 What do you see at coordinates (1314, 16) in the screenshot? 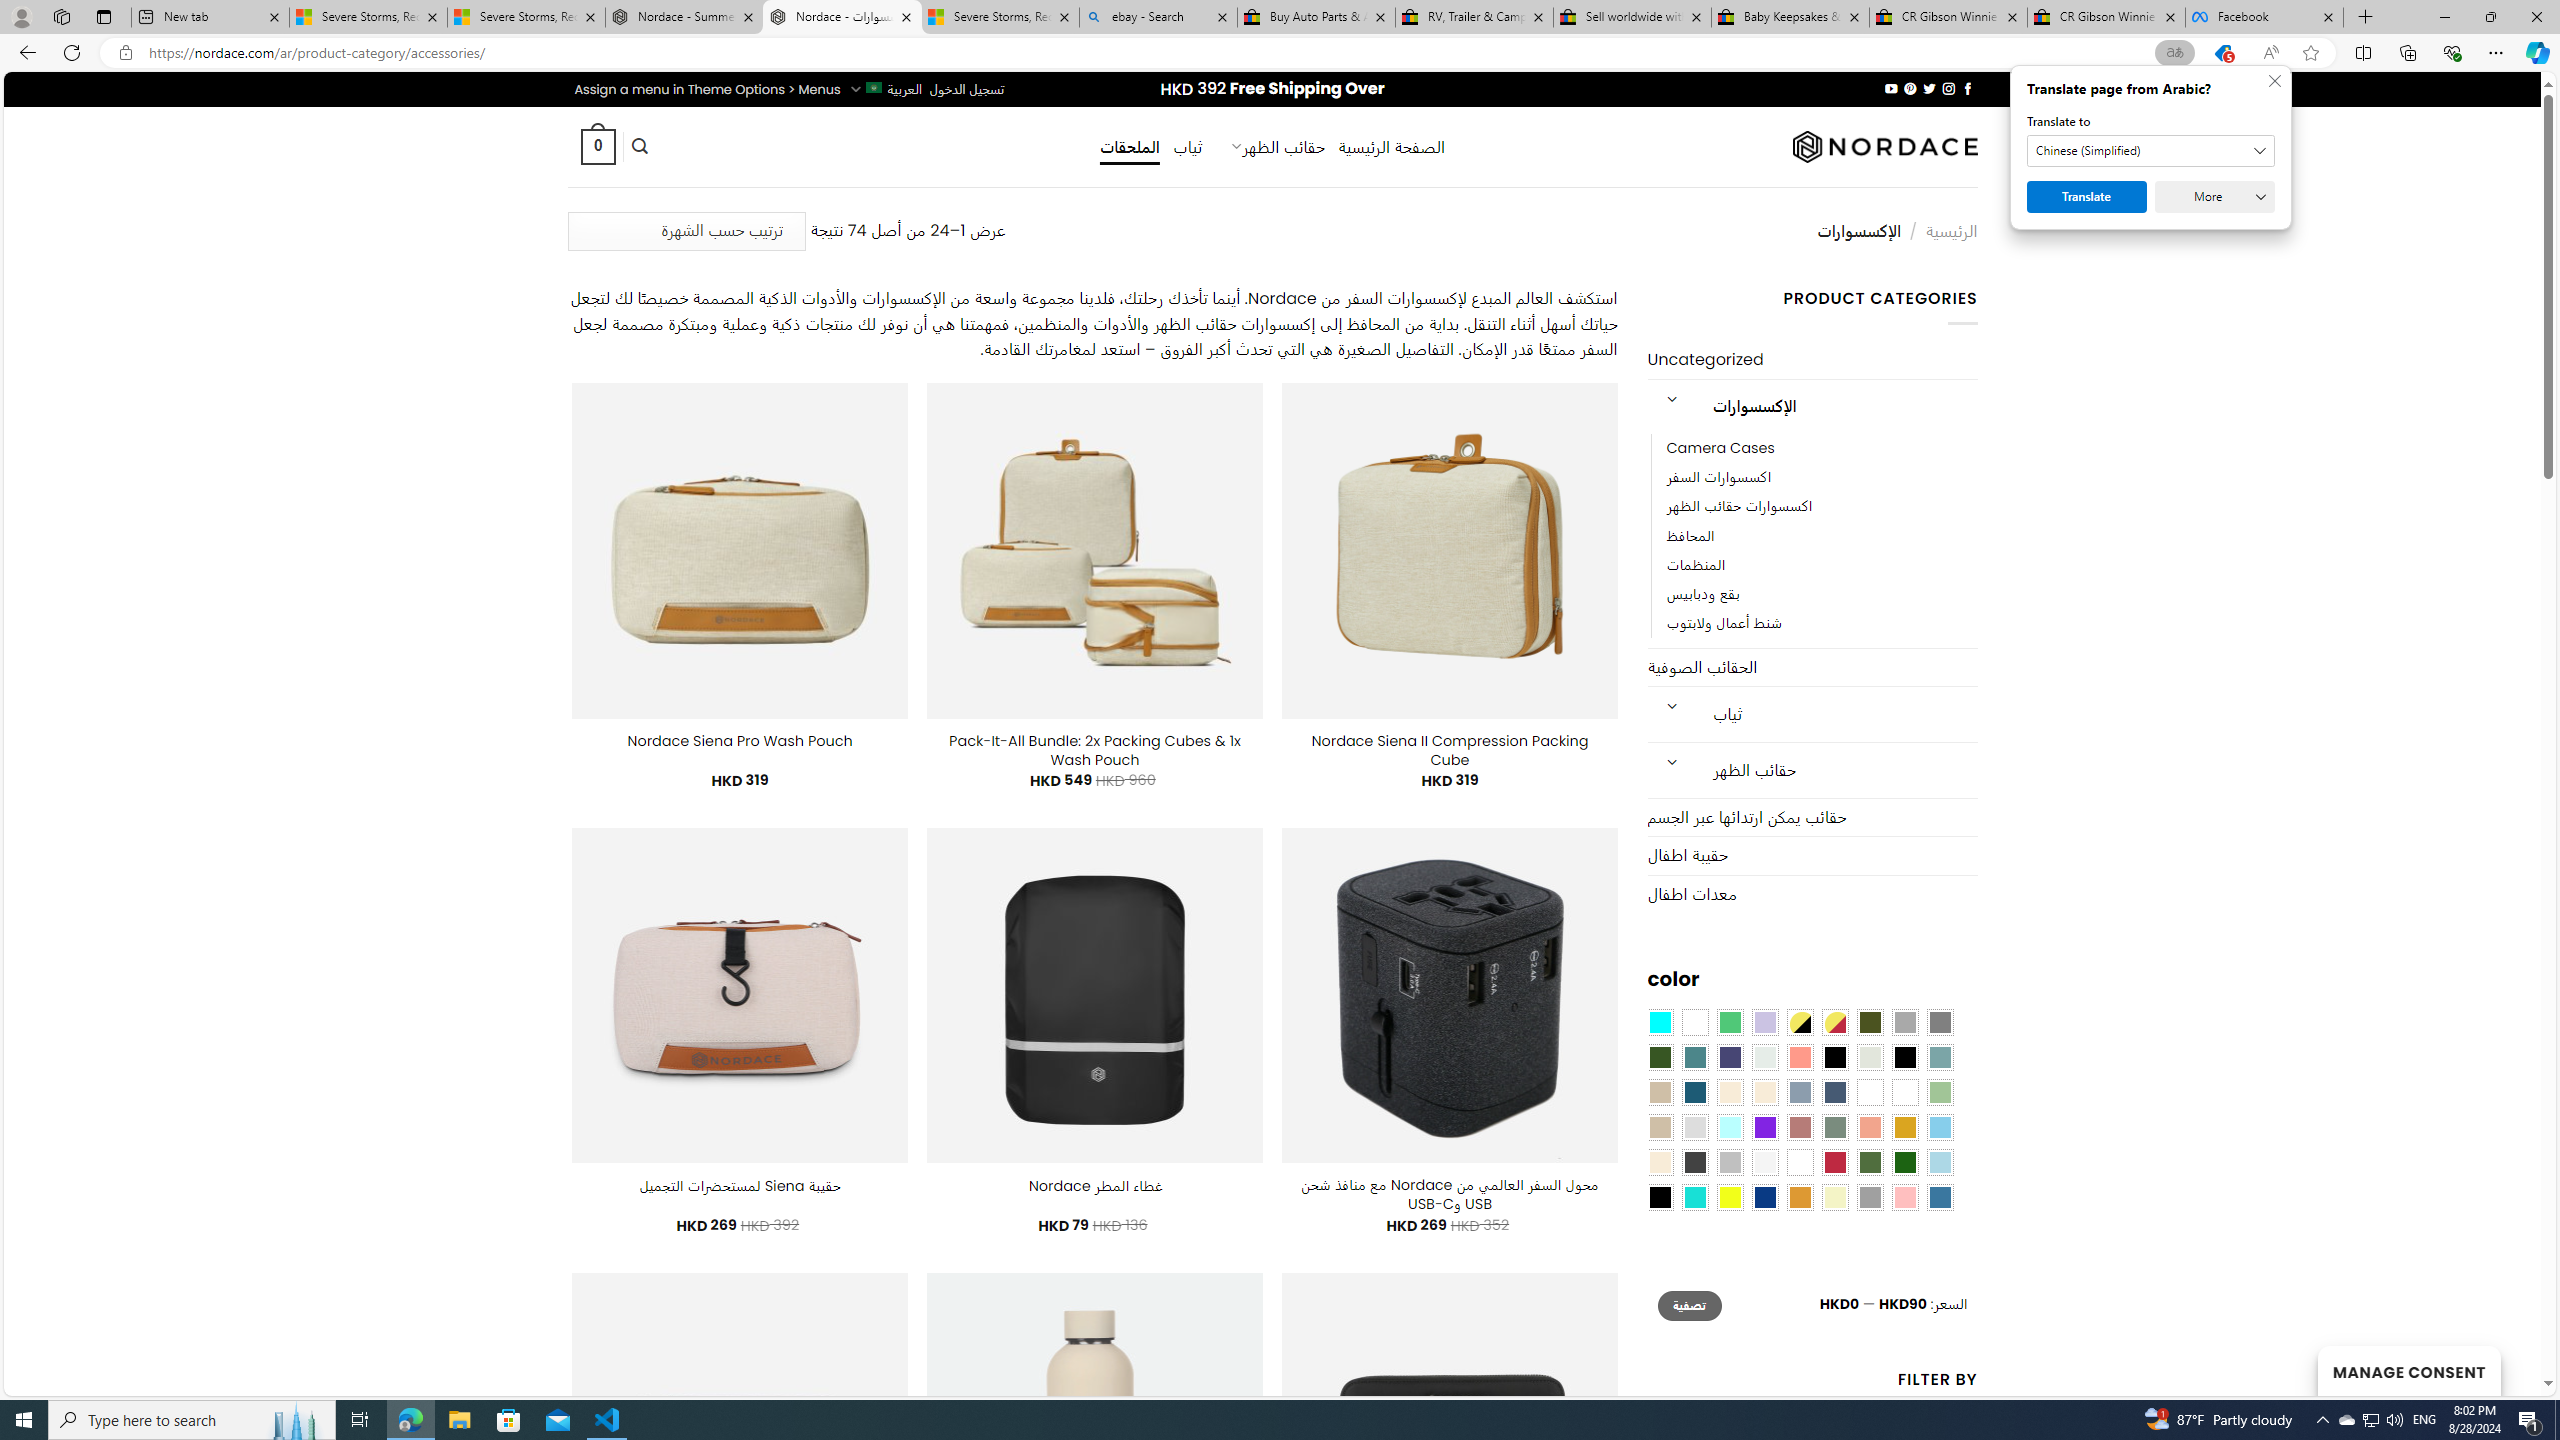
I see `'Buy Auto Parts & Accessories | eBay'` at bounding box center [1314, 16].